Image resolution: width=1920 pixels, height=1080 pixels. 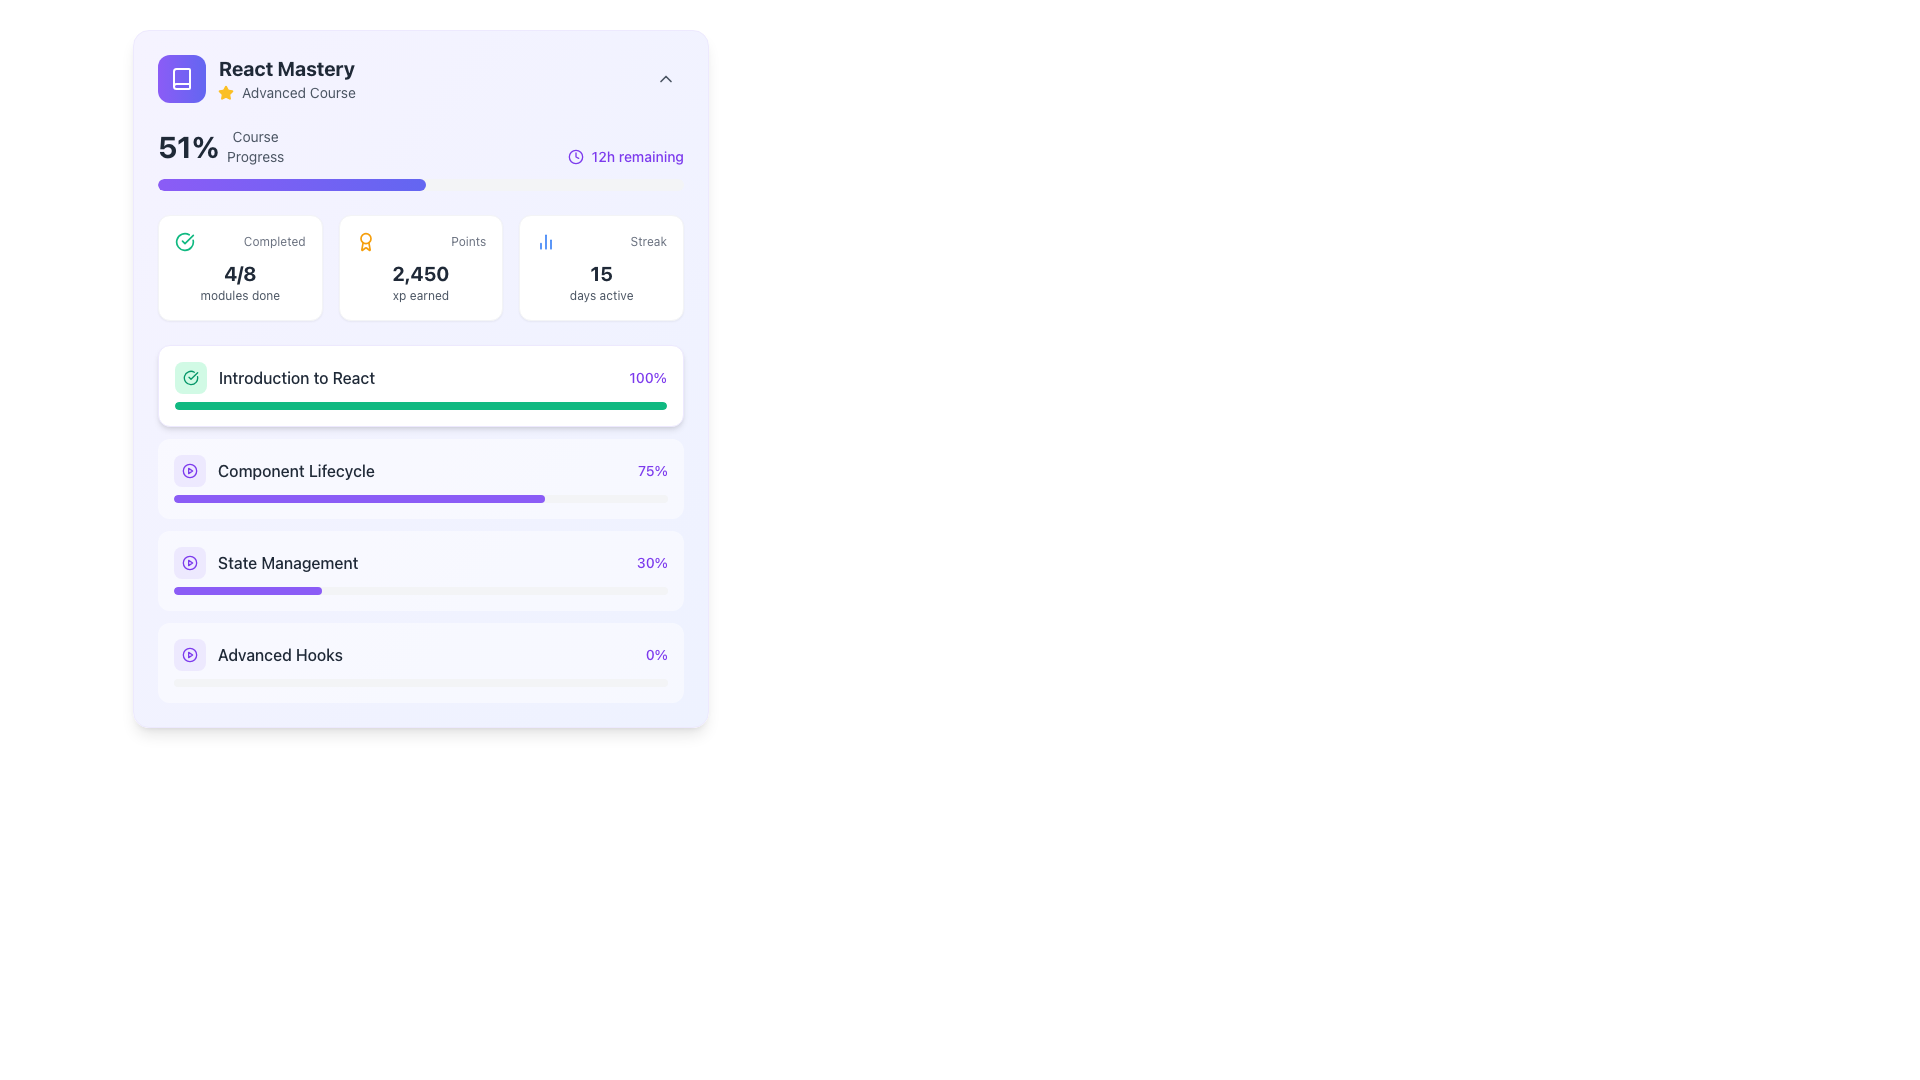 I want to click on the progress bar indicating 100% completion of the 'Introduction to React' module, located beneath the completion percentage text and above the next list item, so click(x=420, y=405).